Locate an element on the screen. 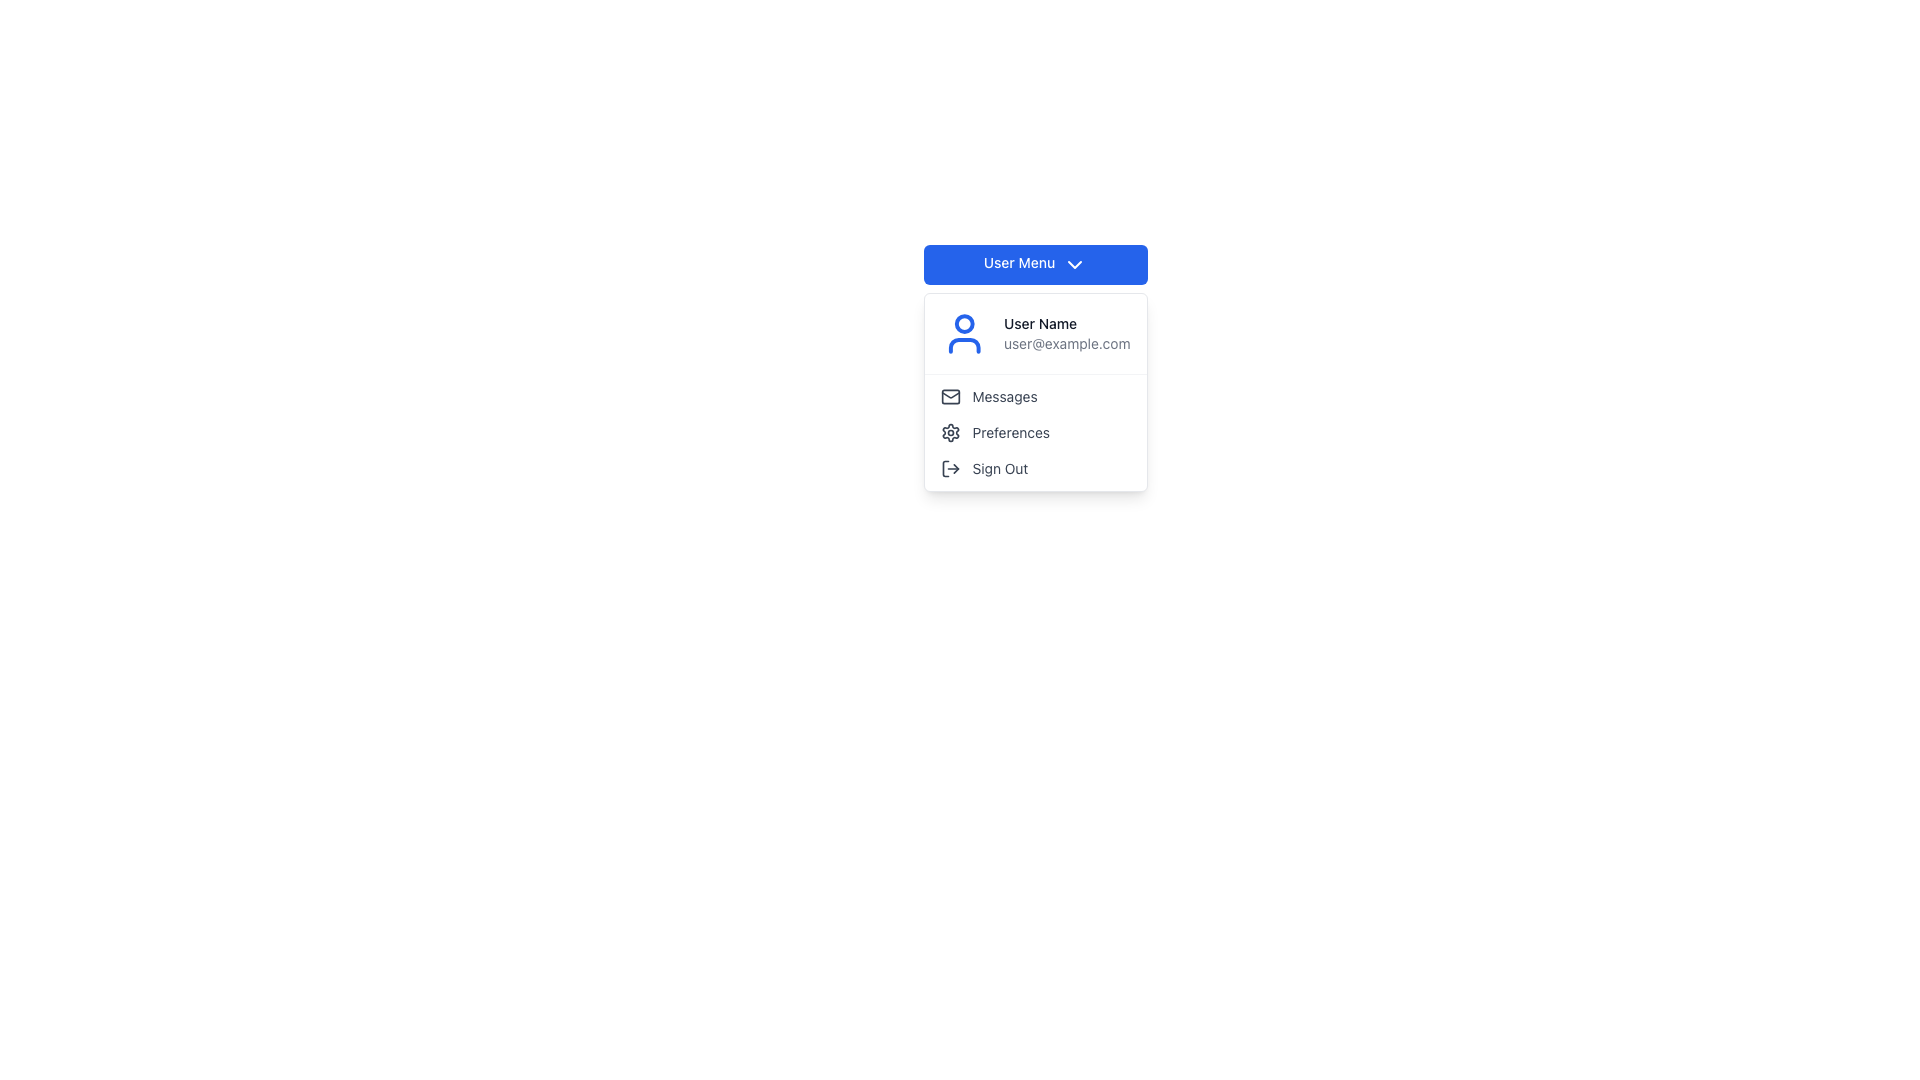 This screenshot has height=1080, width=1920. the settings icon located in the 'User Menu' dropdown under 'Preferences' is located at coordinates (949, 431).